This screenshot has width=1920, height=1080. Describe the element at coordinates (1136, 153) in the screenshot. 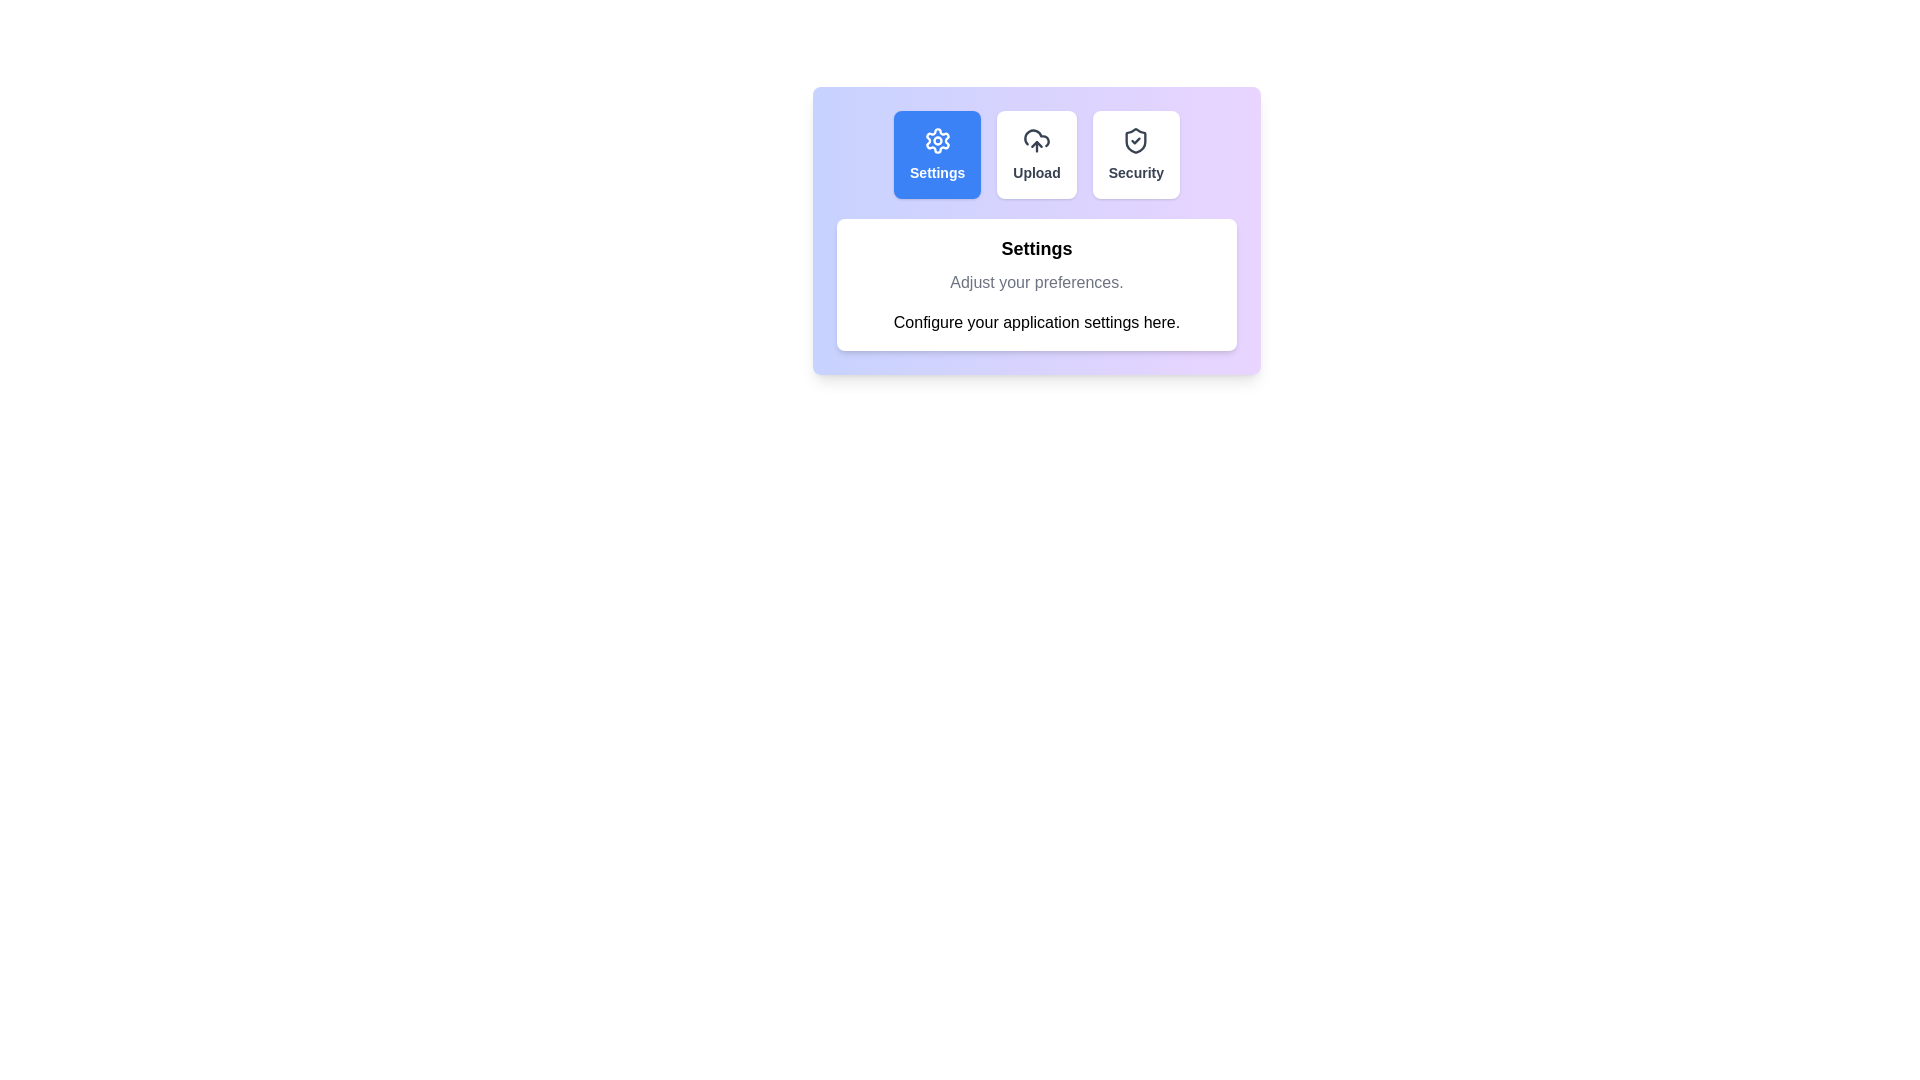

I see `the Security tab by clicking on it` at that location.